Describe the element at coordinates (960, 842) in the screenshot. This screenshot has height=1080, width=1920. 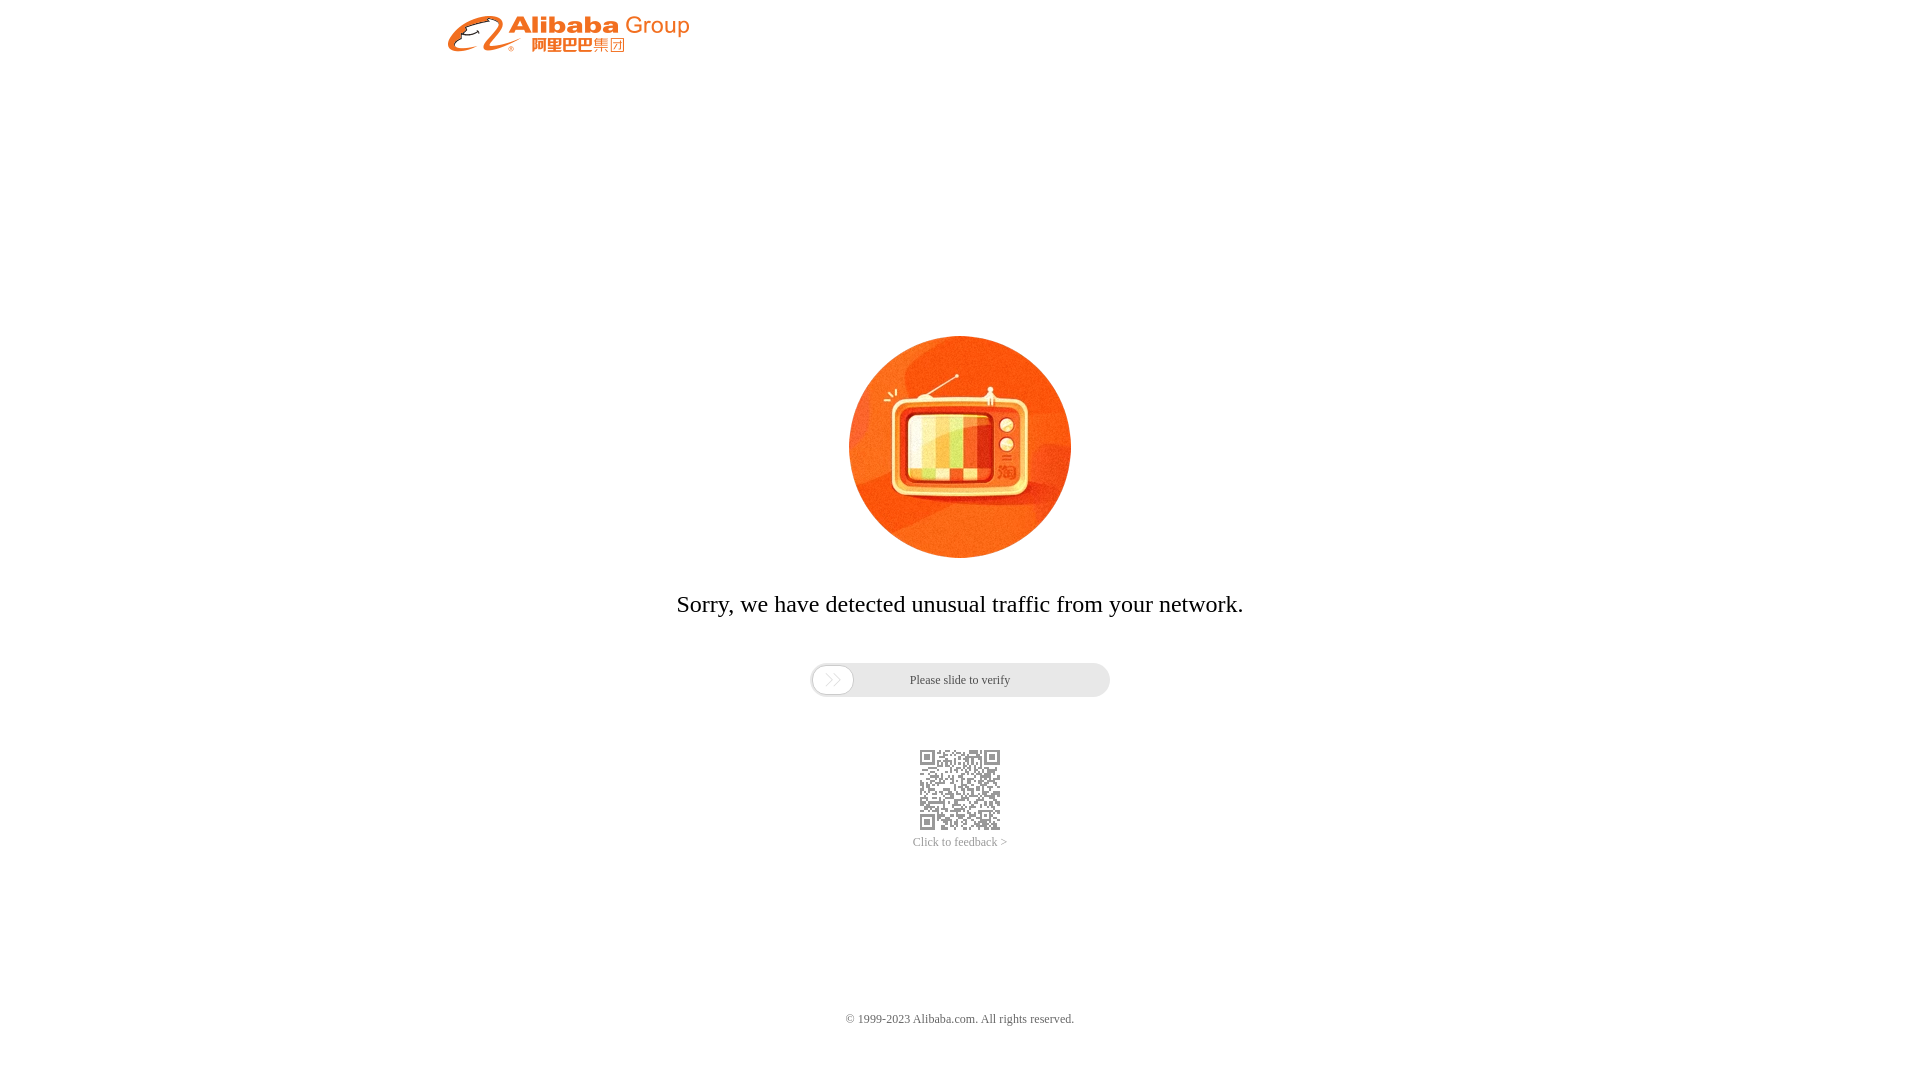
I see `'Click to feedback >'` at that location.